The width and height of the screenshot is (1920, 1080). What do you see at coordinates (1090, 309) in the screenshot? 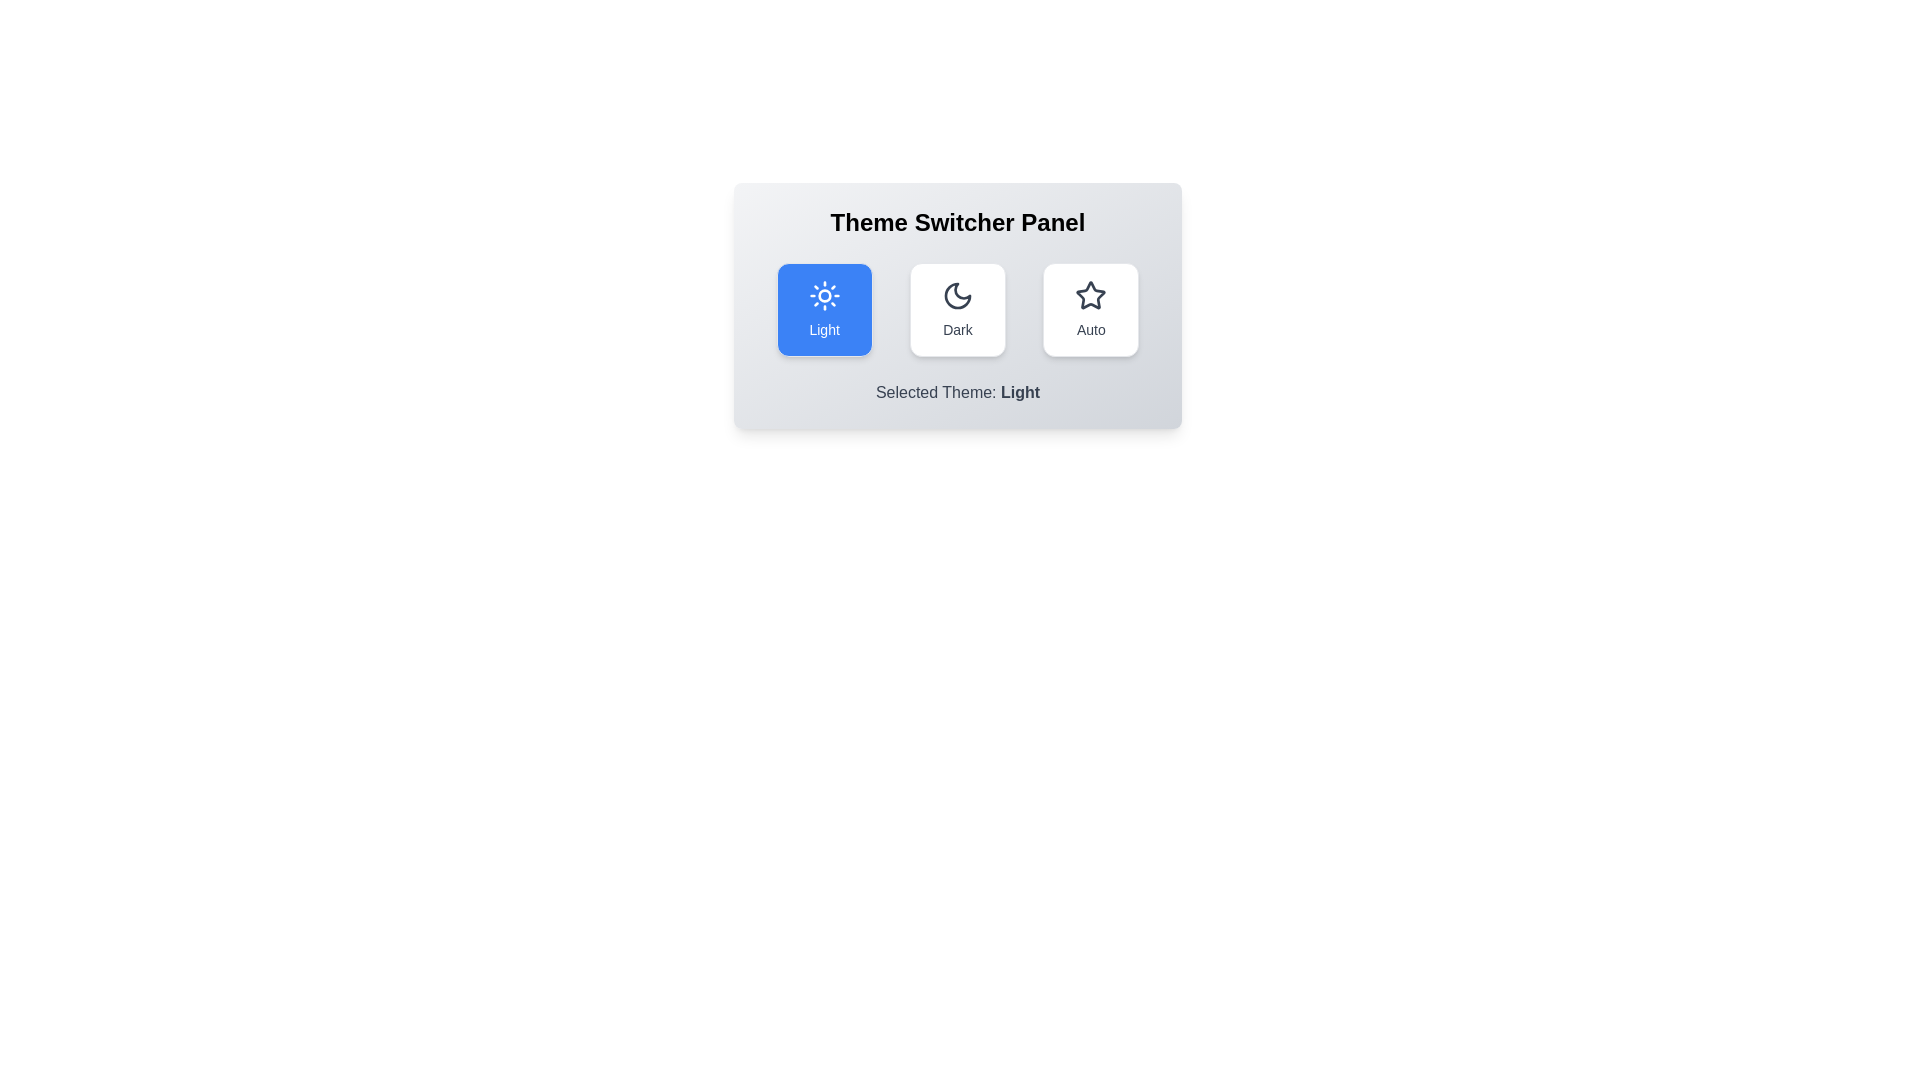
I see `the 'Auto' button with a star icon, which is the third button in the theme switcher options` at bounding box center [1090, 309].